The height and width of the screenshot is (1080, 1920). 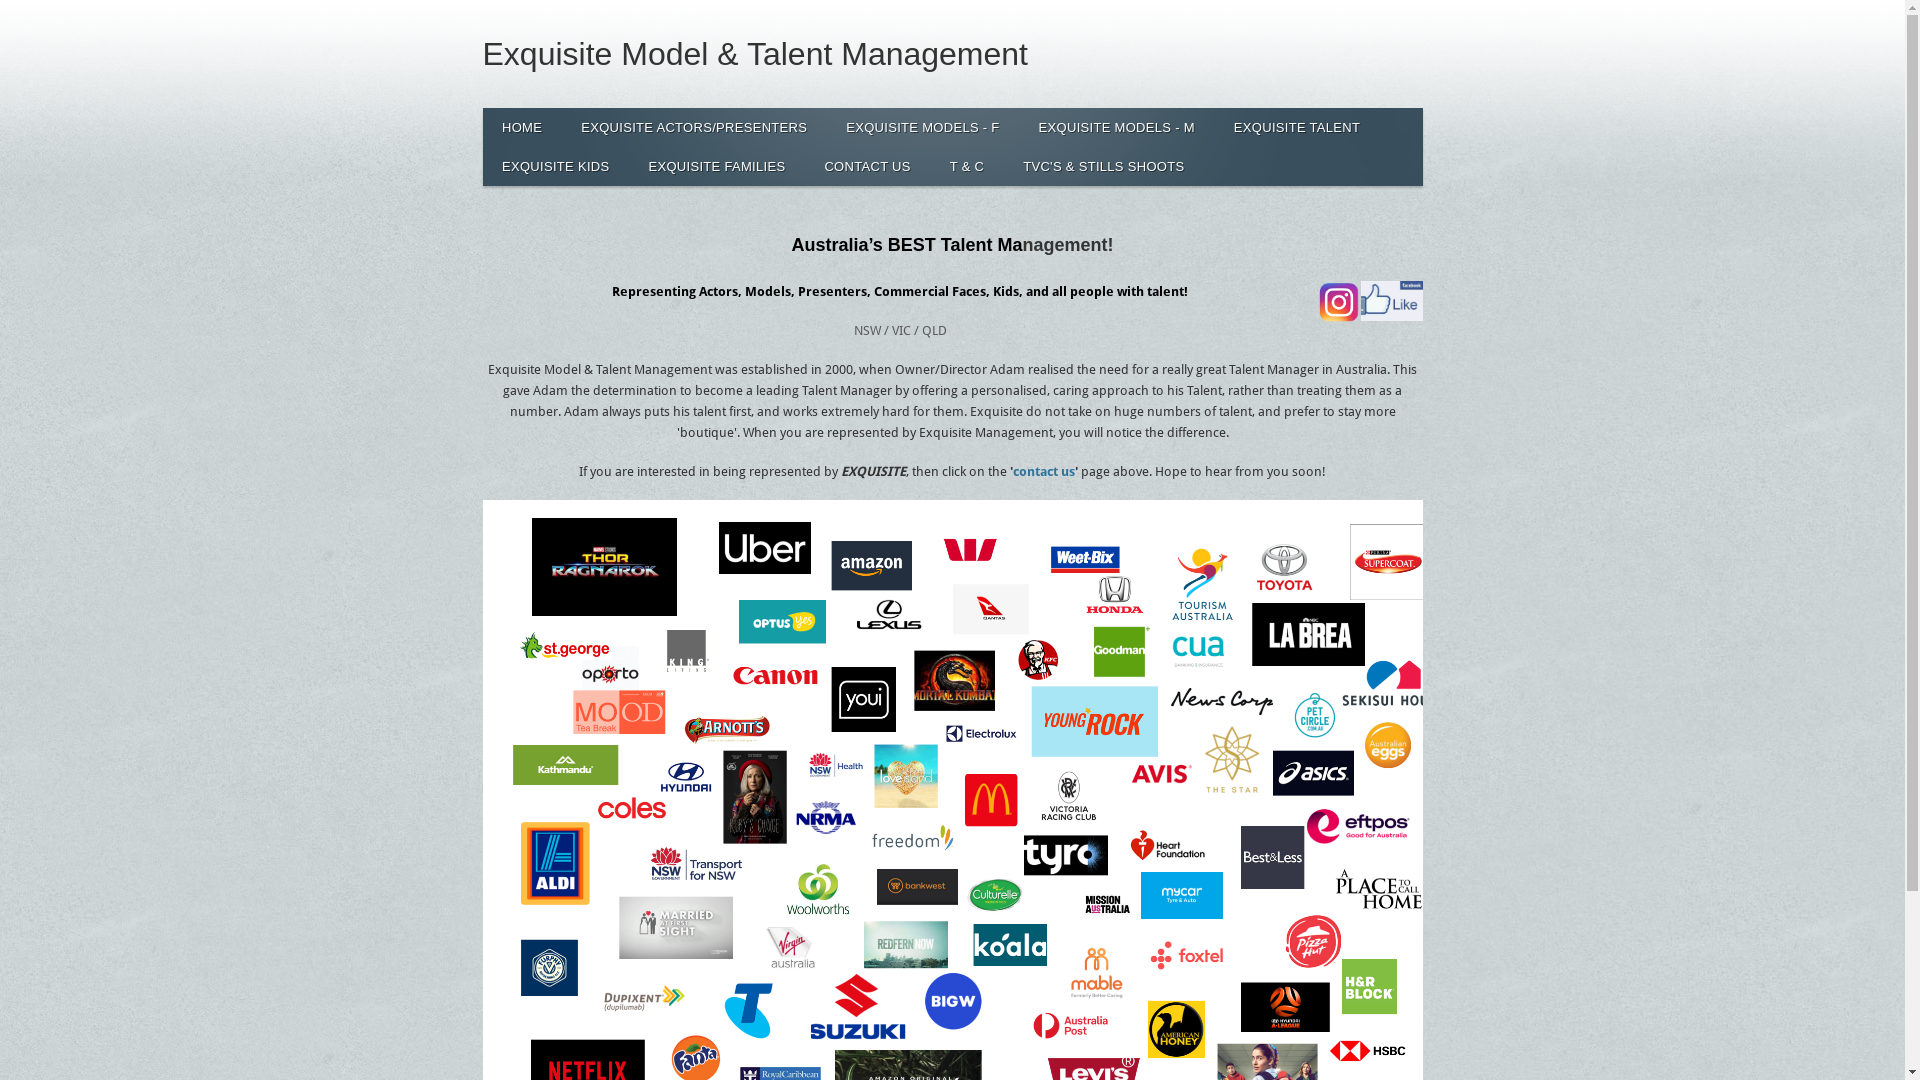 I want to click on 'EXQUISITE KIDS', so click(x=555, y=165).